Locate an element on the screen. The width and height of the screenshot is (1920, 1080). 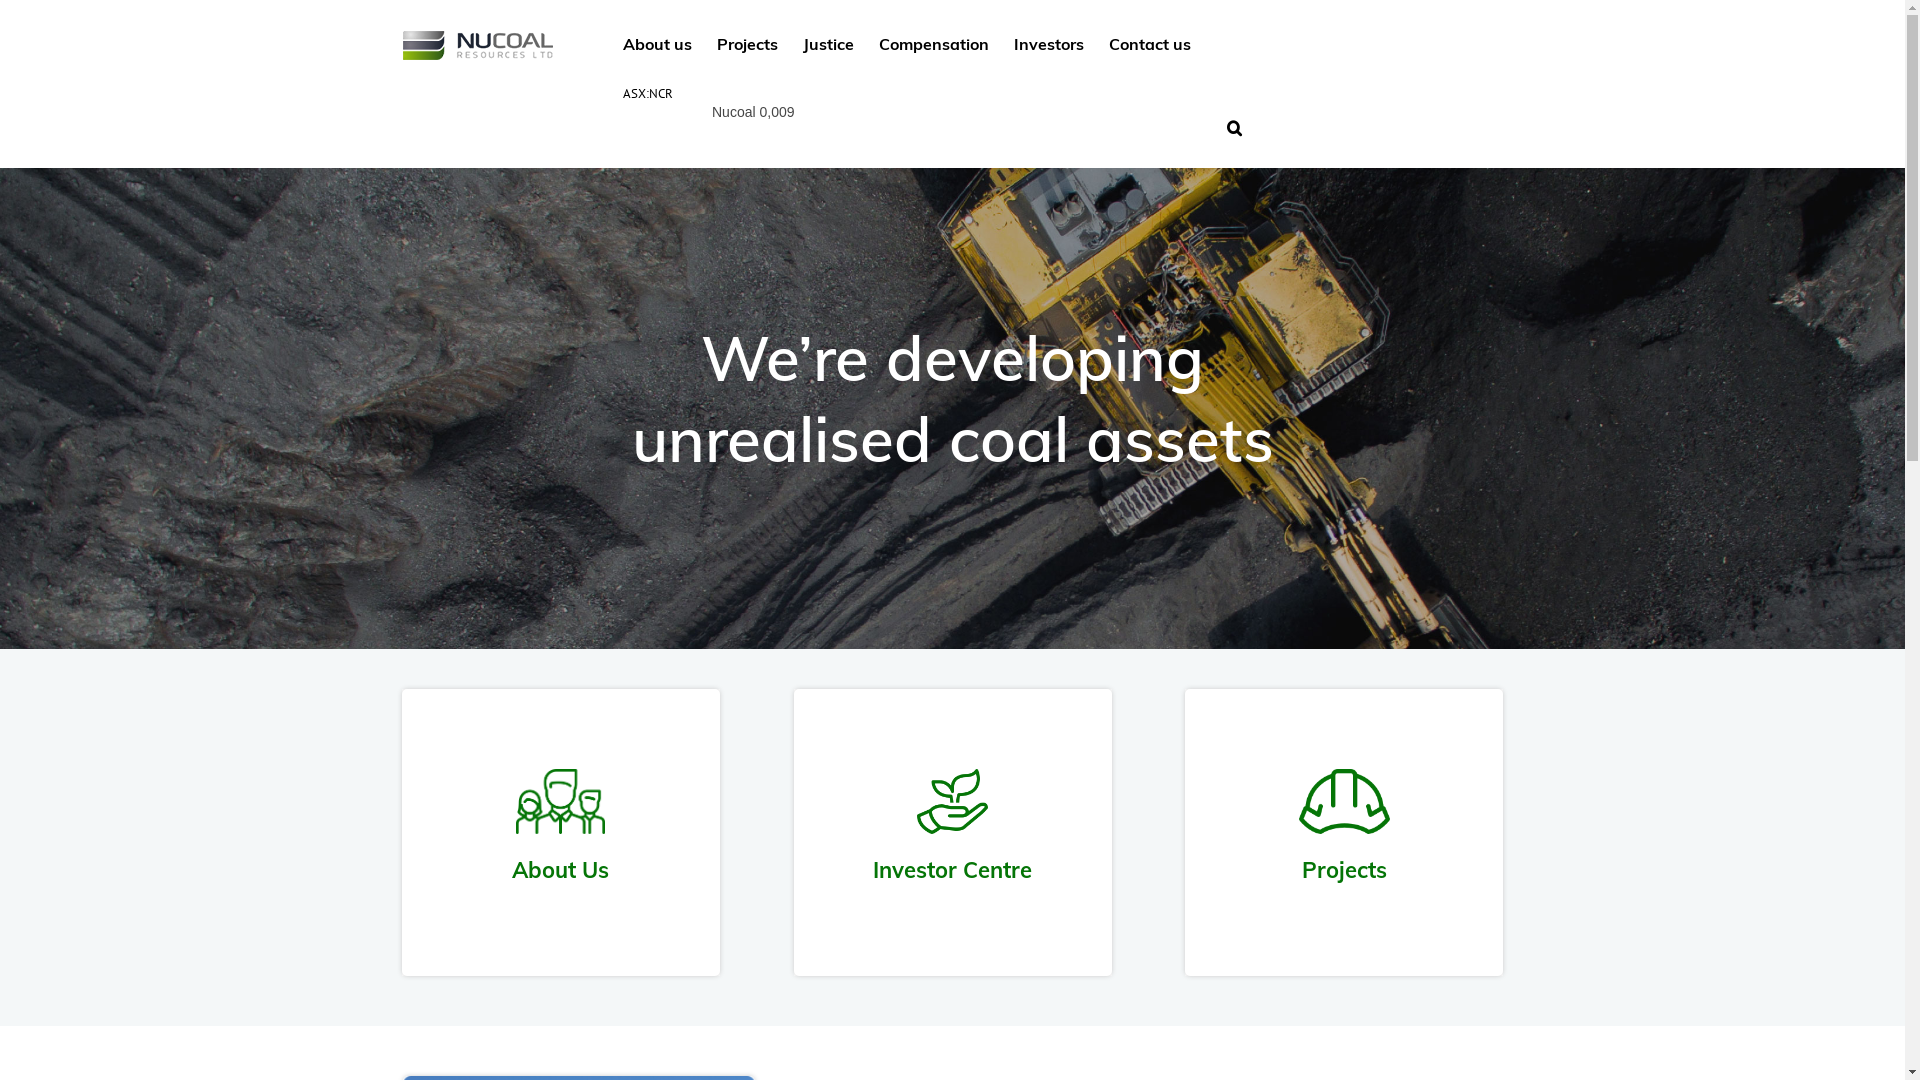
'and-plant-icon-green' is located at coordinates (952, 800).